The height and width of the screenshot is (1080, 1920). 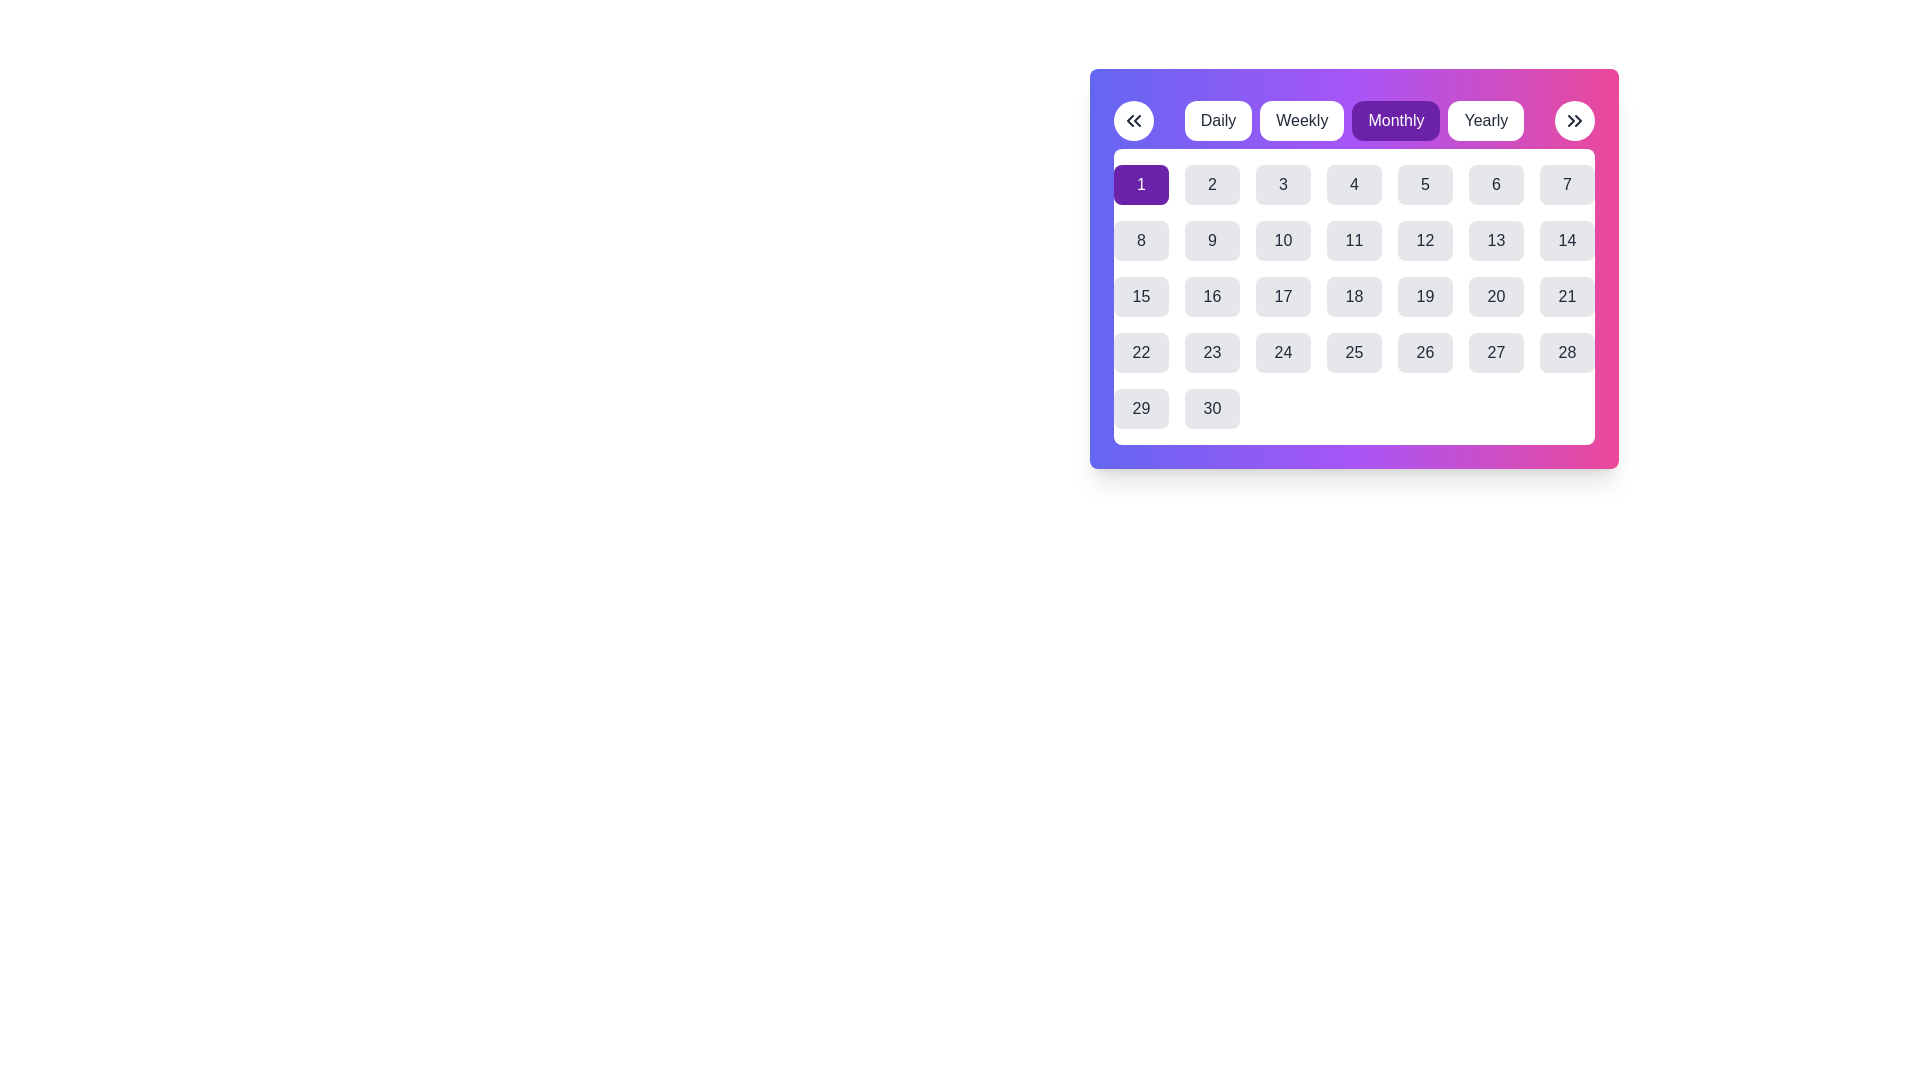 I want to click on the button representing the date '7' in the calendar, so click(x=1566, y=185).